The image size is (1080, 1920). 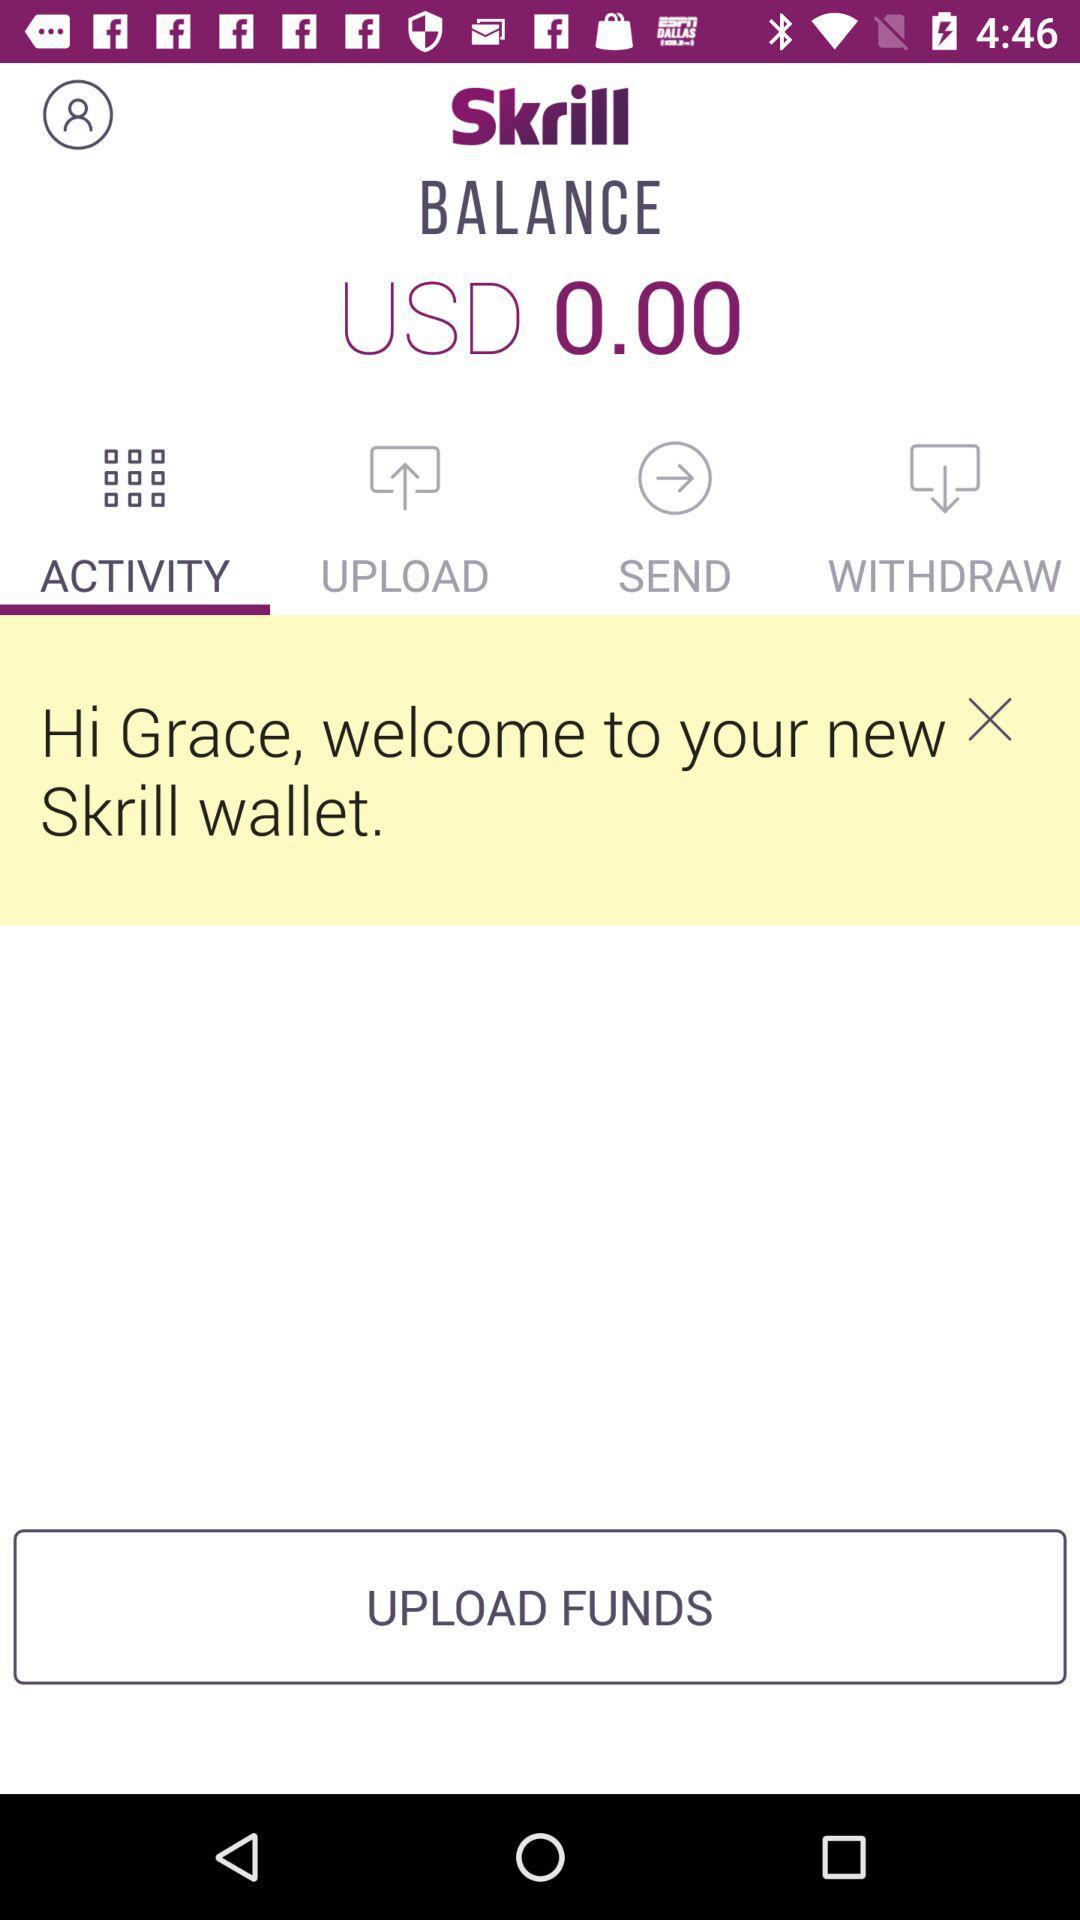 I want to click on item above withdraw item, so click(x=945, y=477).